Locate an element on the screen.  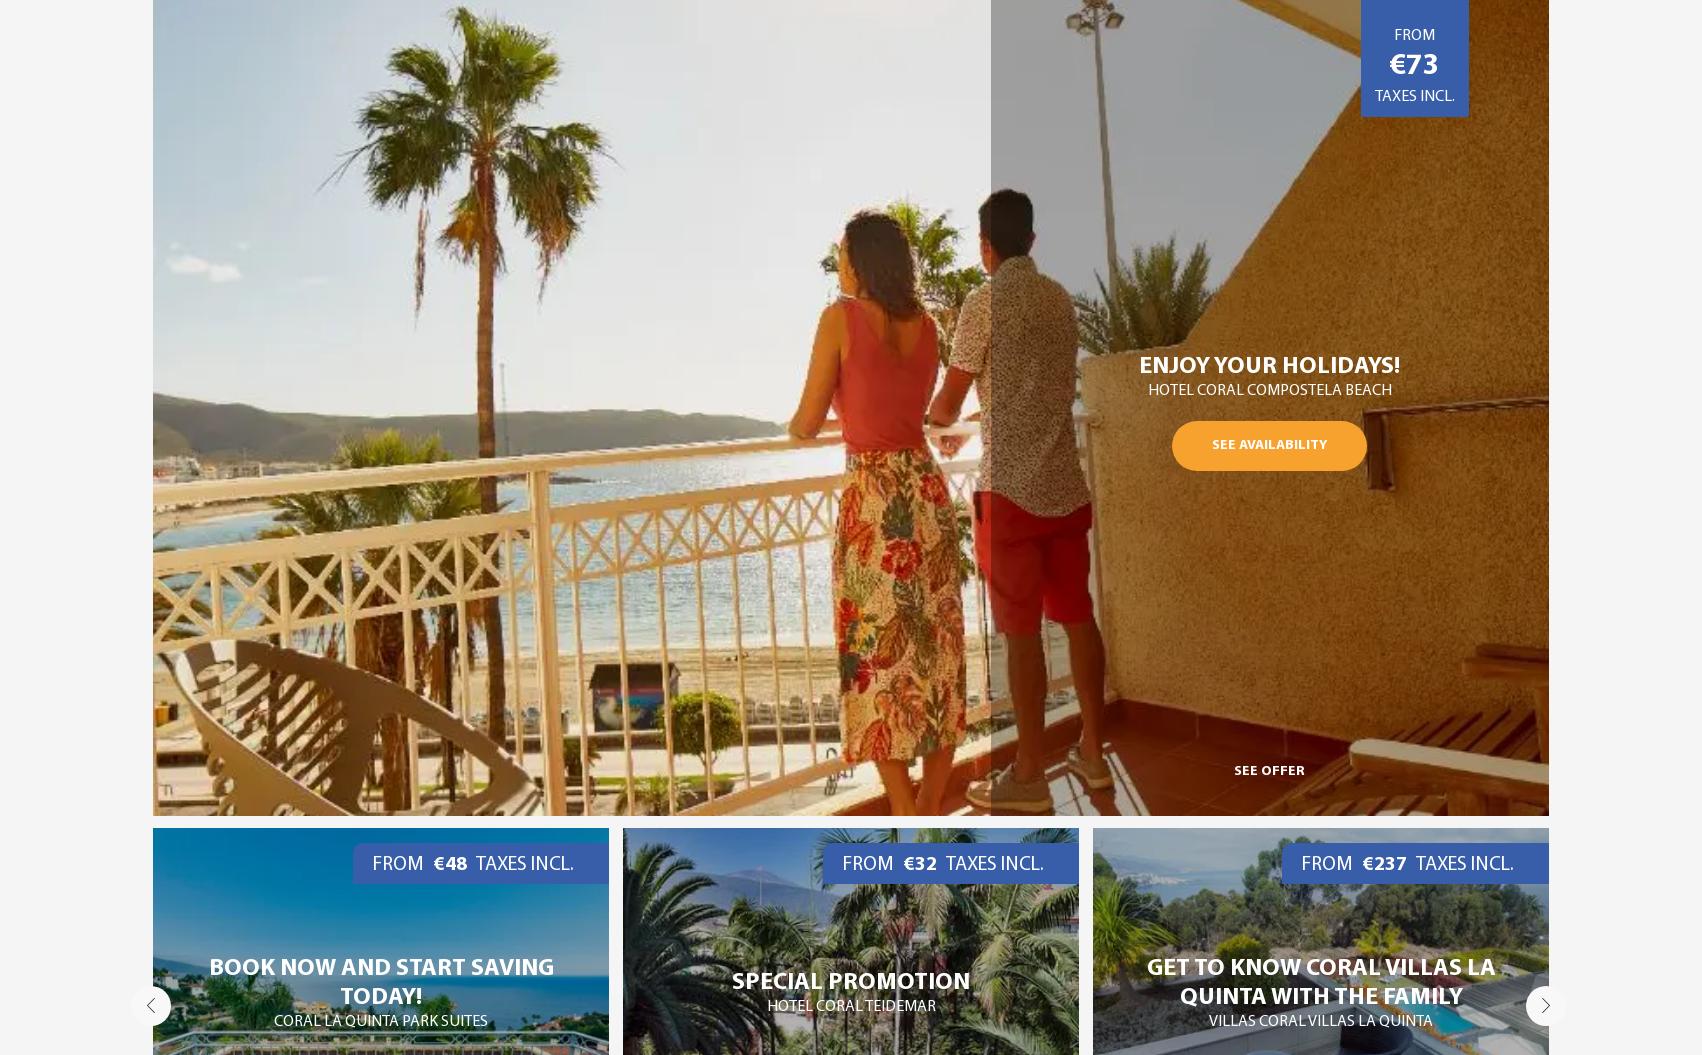
'The best prices on the official website only' is located at coordinates (1319, 982).